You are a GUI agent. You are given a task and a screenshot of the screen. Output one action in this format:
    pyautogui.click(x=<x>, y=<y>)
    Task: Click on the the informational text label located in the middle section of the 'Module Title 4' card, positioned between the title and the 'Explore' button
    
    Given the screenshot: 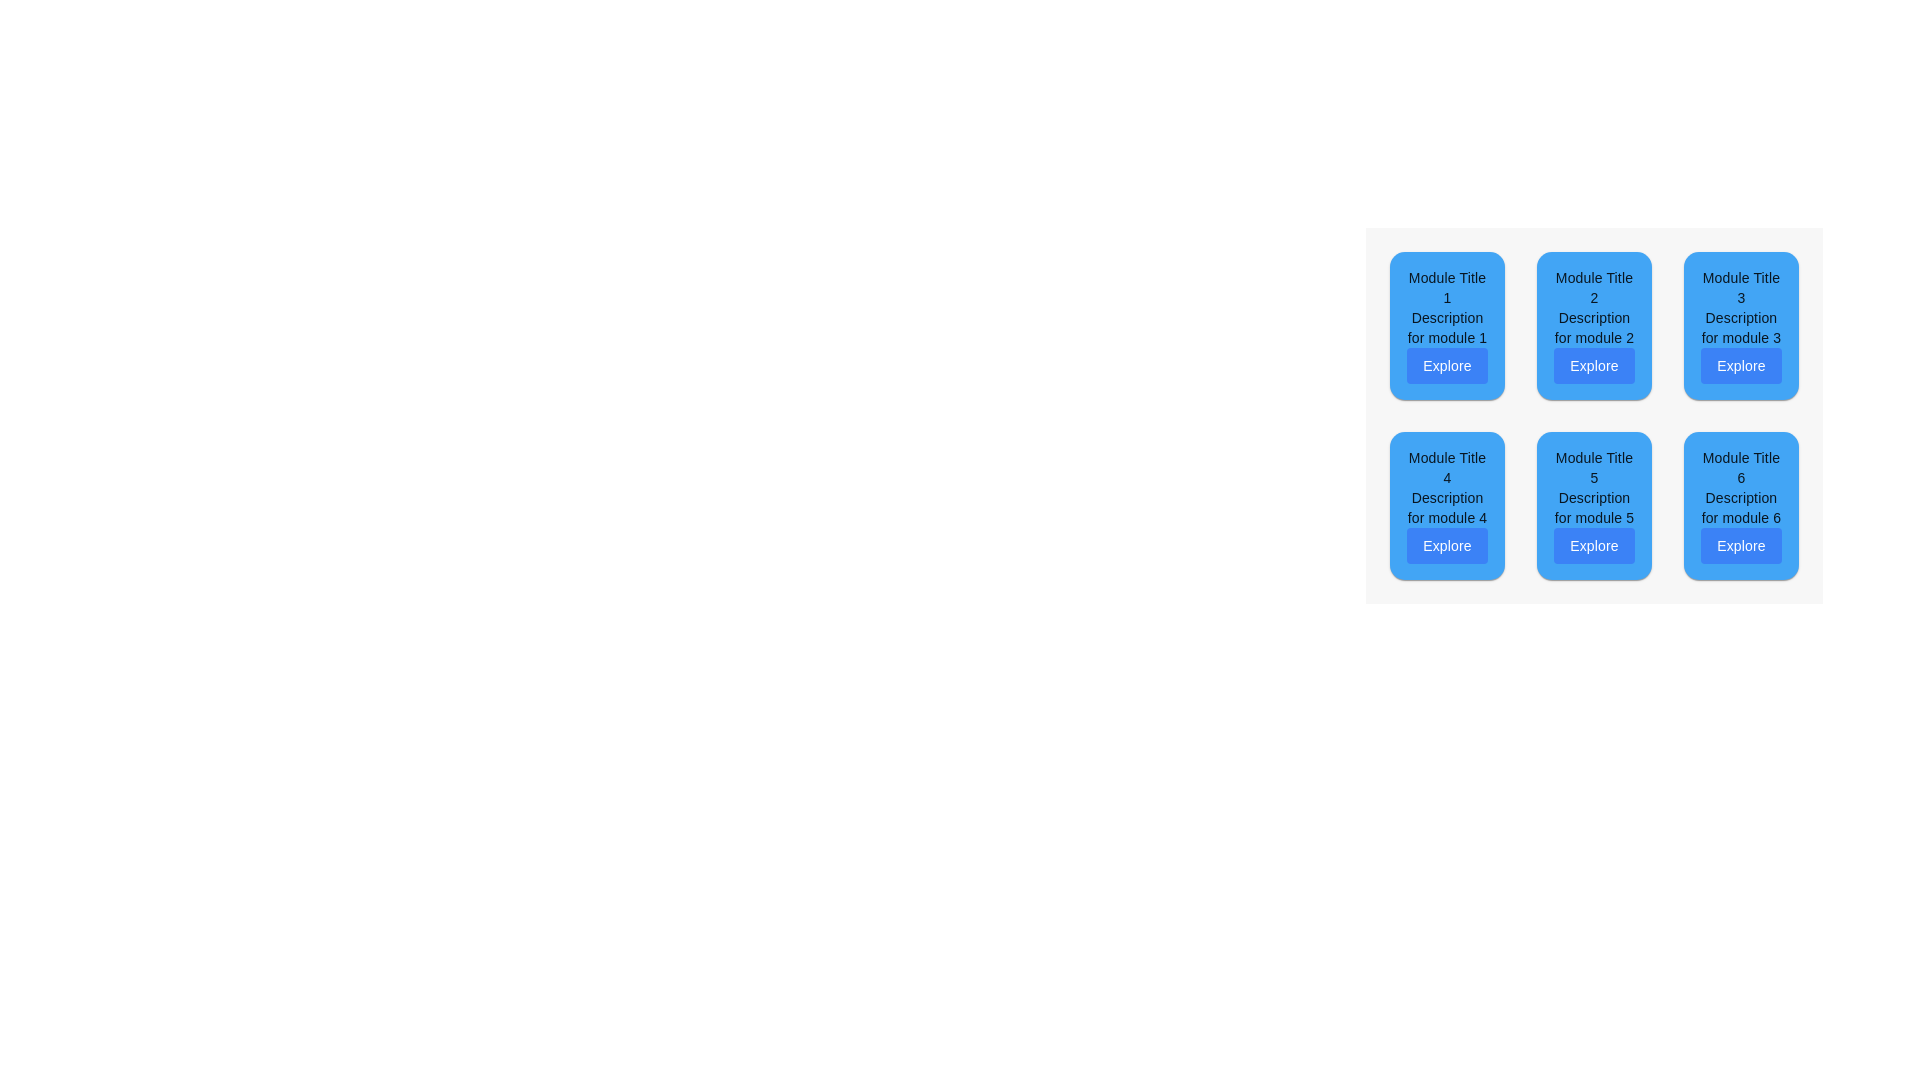 What is the action you would take?
    pyautogui.click(x=1447, y=507)
    